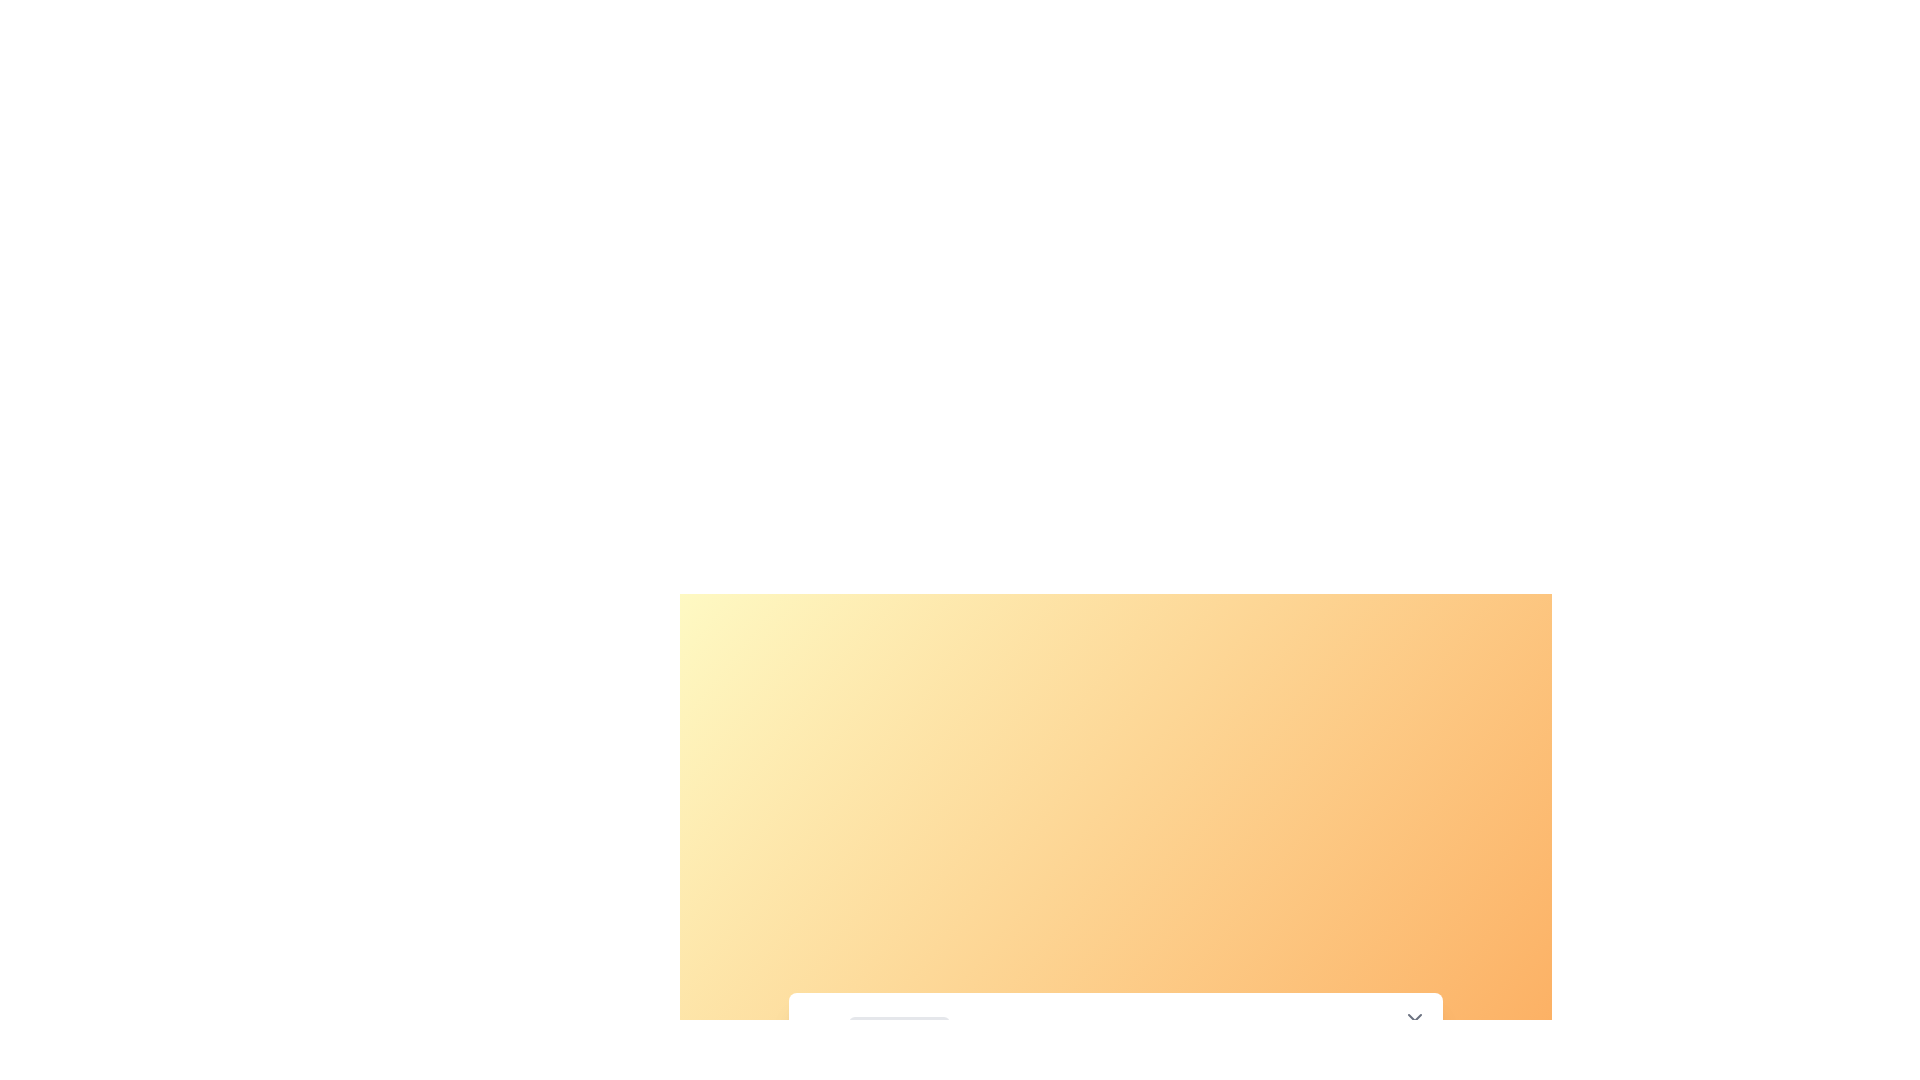 The width and height of the screenshot is (1920, 1080). What do you see at coordinates (898, 1033) in the screenshot?
I see `the filter option Nature from the dropdown` at bounding box center [898, 1033].